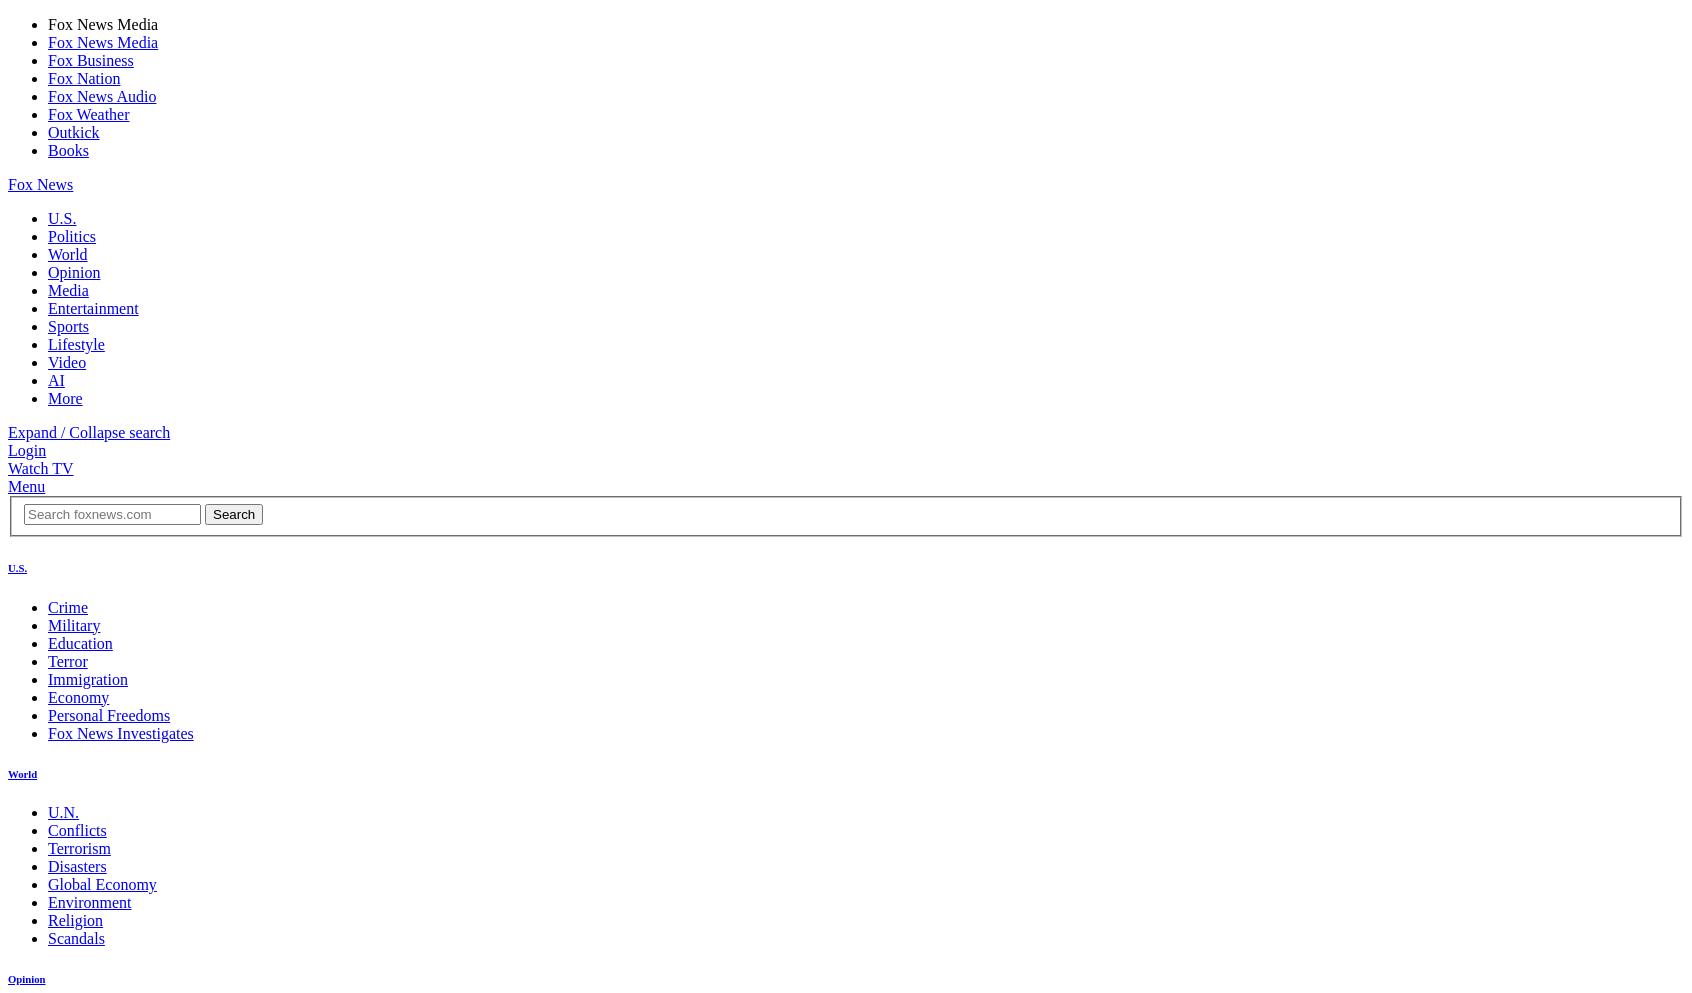 This screenshot has width=1692, height=993. Describe the element at coordinates (39, 467) in the screenshot. I see `'Watch TV'` at that location.